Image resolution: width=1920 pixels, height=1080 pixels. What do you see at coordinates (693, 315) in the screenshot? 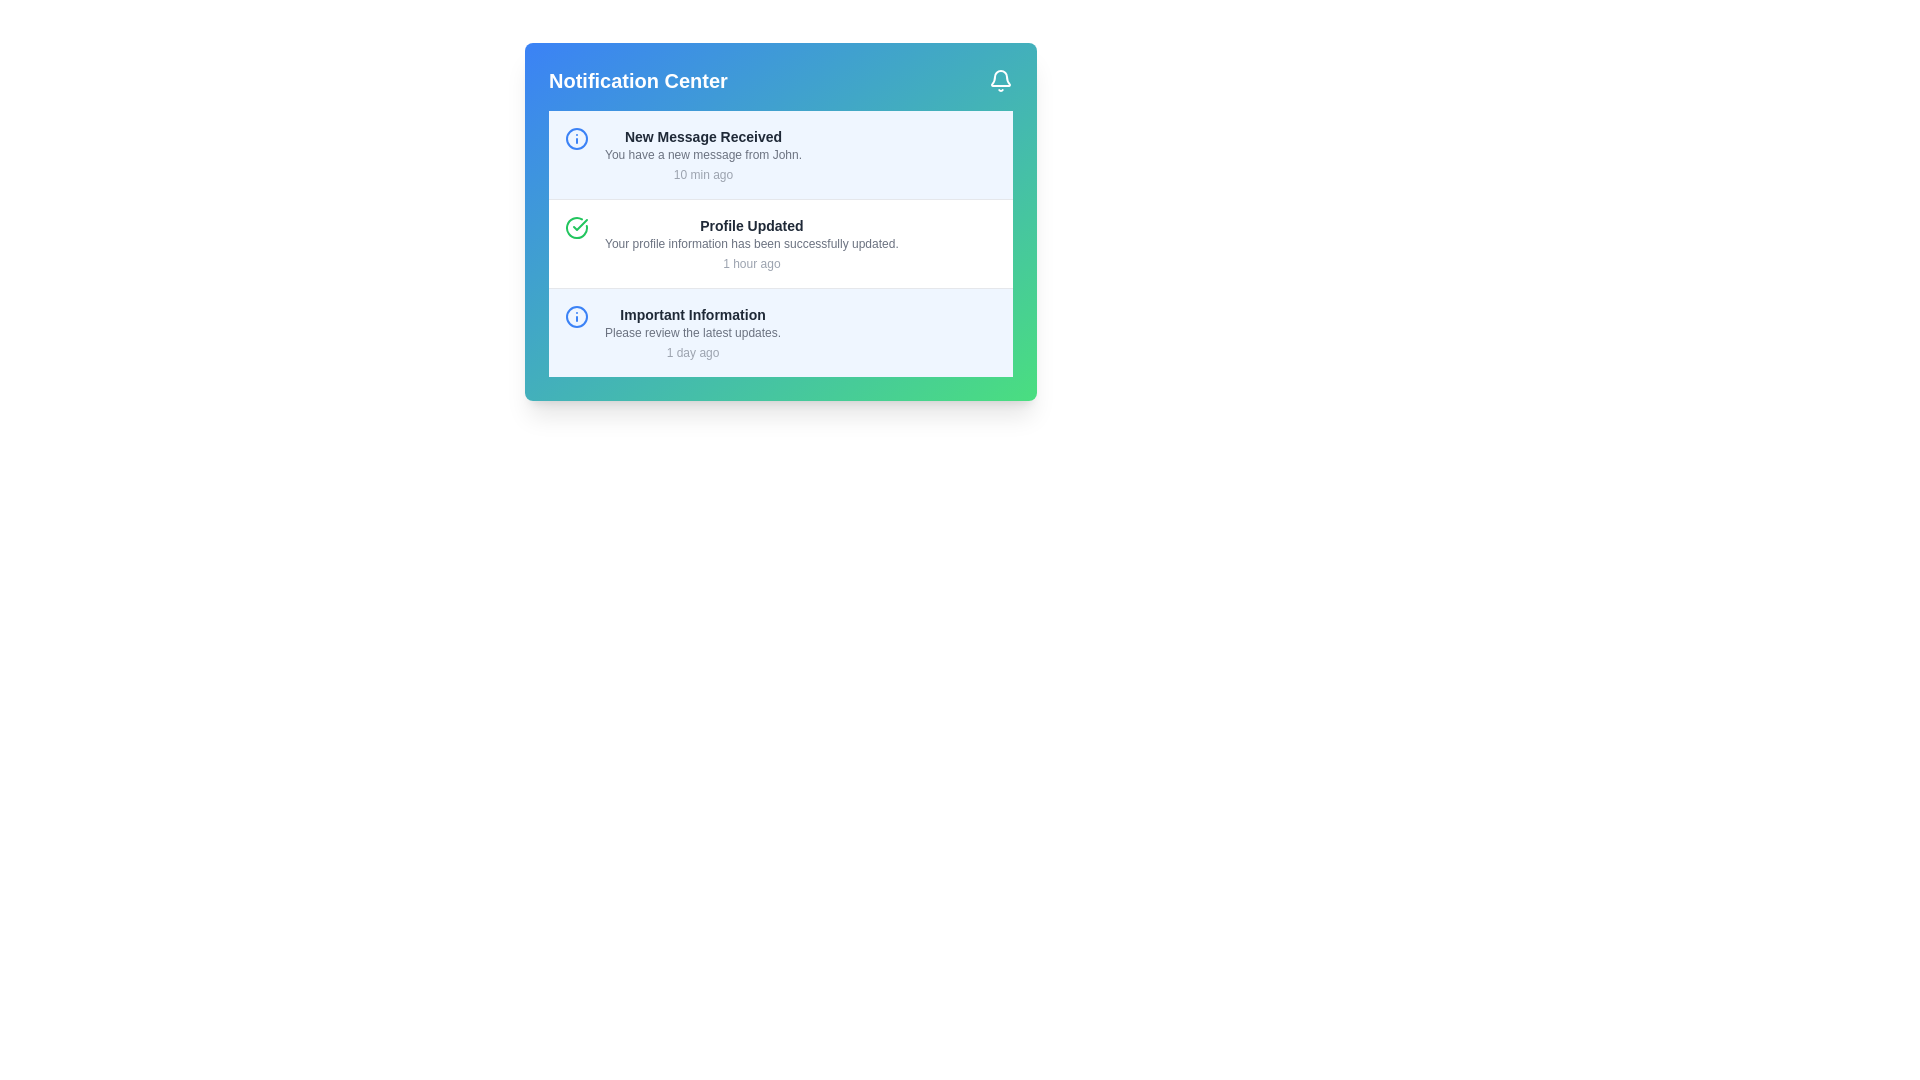
I see `the title text label of the third notification message in the Notification Center` at bounding box center [693, 315].